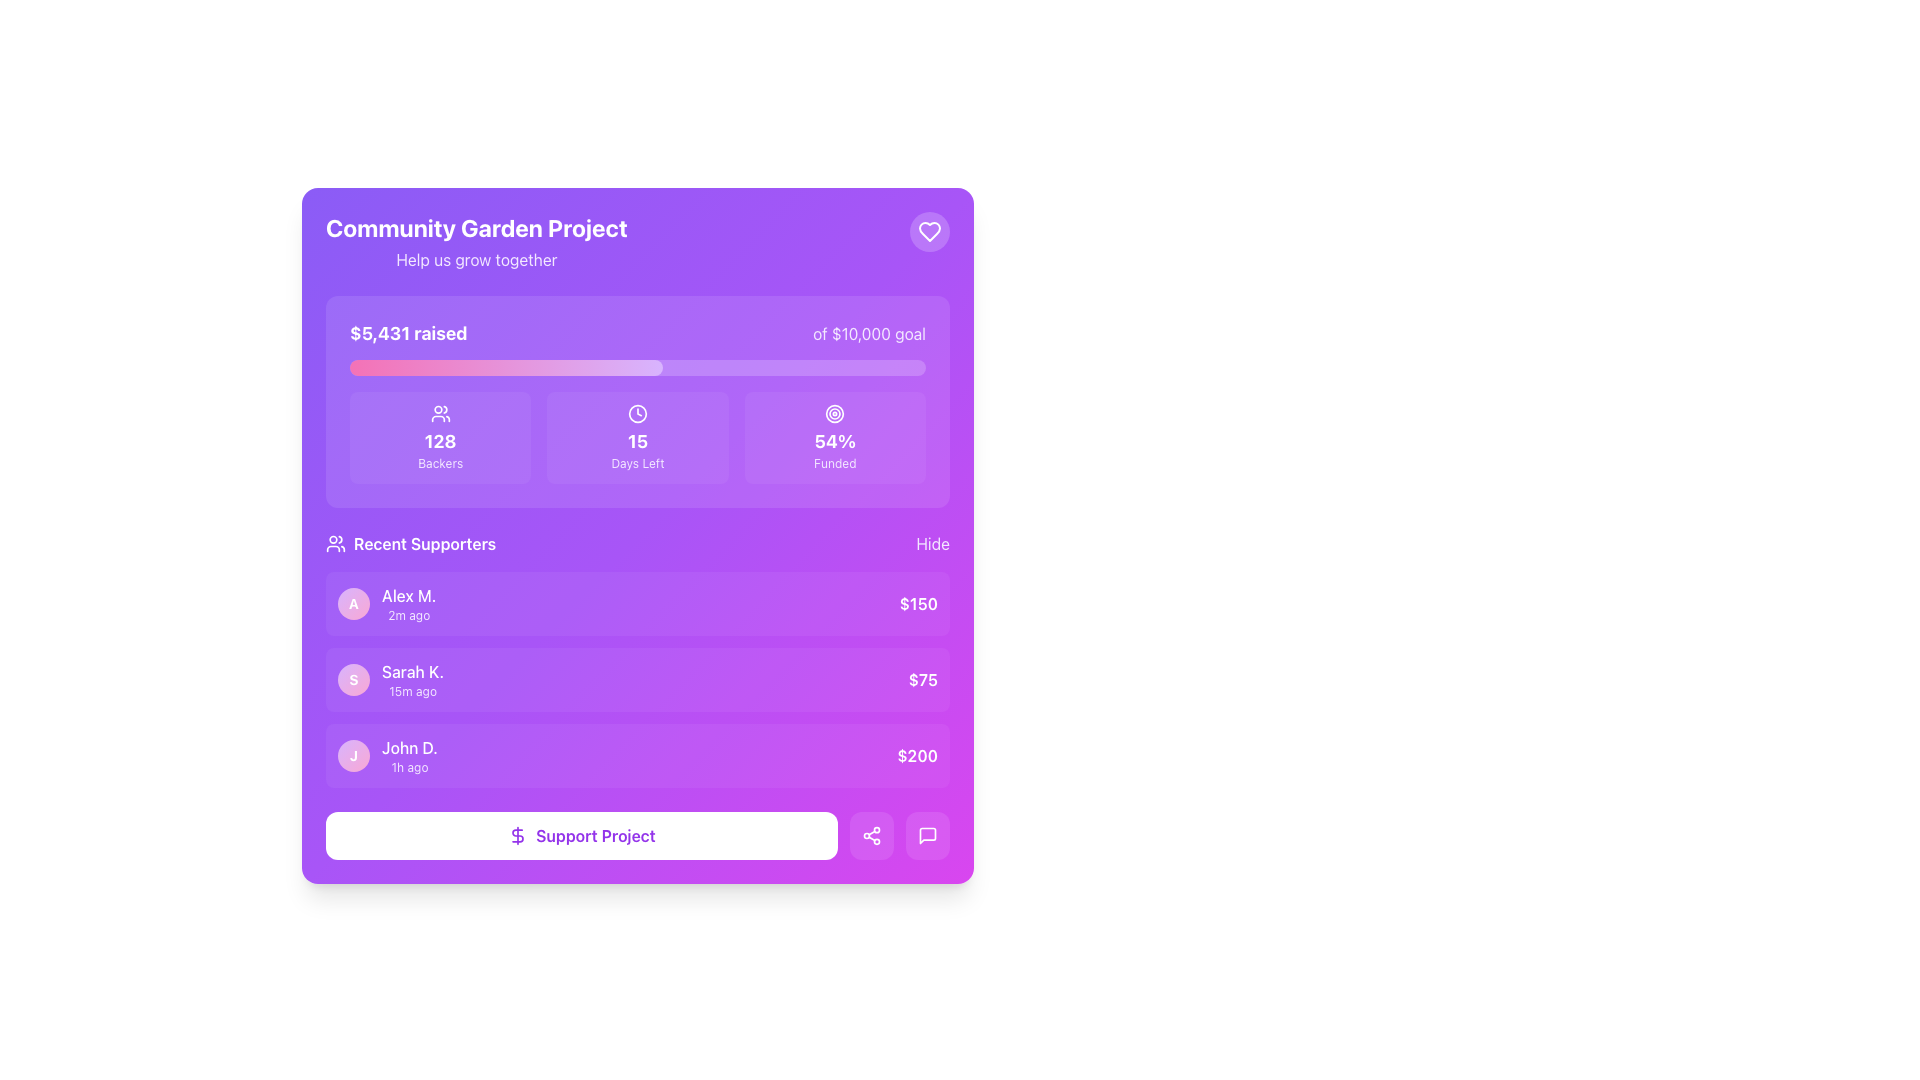 This screenshot has height=1080, width=1920. I want to click on the user's name 'John D.', so click(408, 756).